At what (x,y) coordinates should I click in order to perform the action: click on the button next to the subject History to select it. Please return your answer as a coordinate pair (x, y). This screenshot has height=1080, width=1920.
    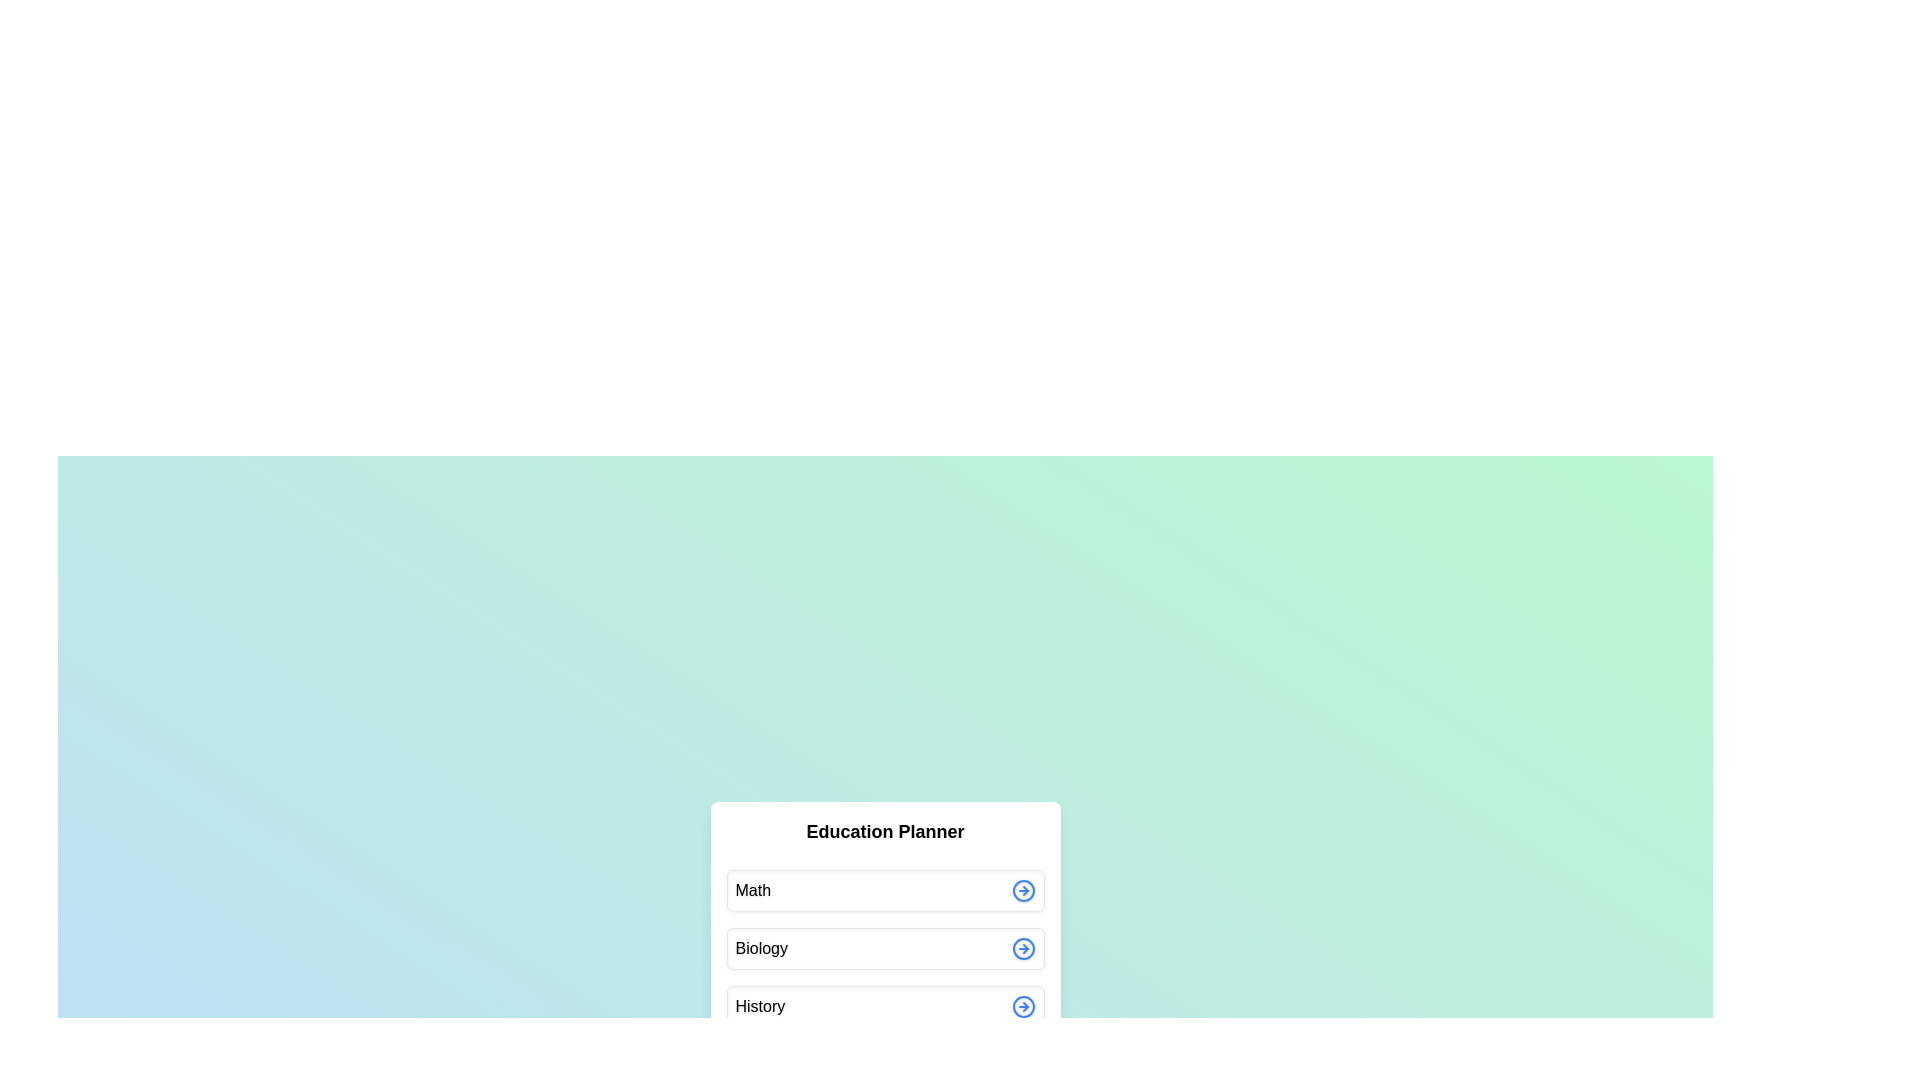
    Looking at the image, I should click on (1023, 1006).